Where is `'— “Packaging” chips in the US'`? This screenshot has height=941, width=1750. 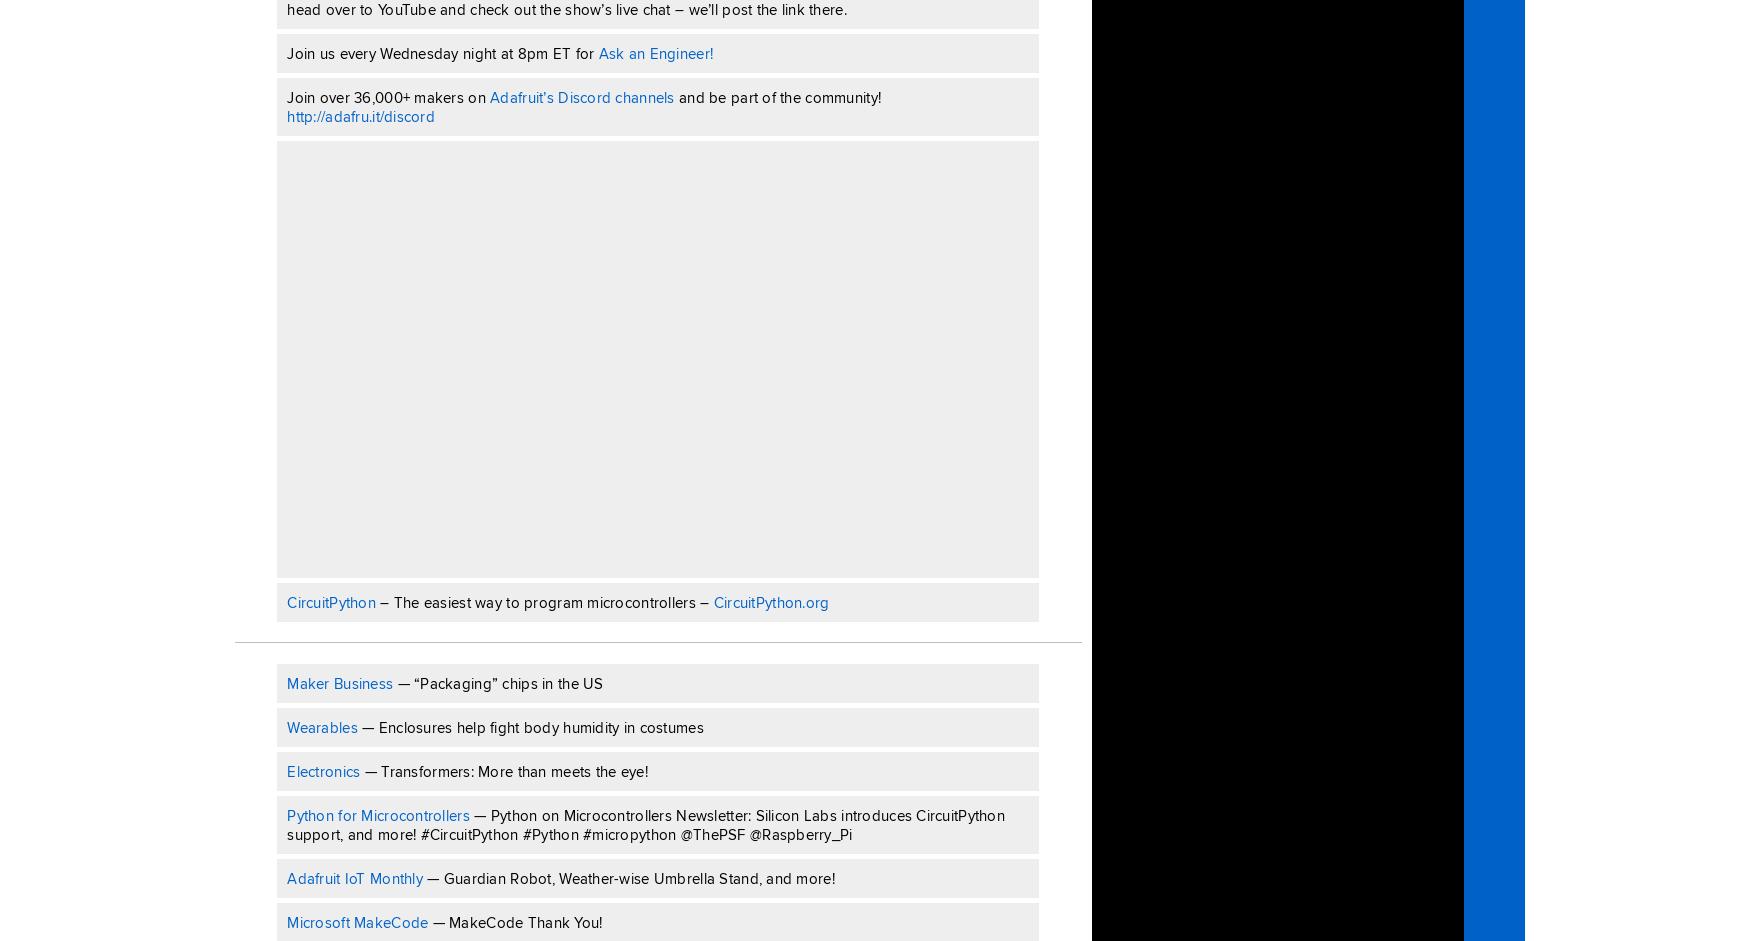 '— “Packaging” chips in the US' is located at coordinates (498, 682).